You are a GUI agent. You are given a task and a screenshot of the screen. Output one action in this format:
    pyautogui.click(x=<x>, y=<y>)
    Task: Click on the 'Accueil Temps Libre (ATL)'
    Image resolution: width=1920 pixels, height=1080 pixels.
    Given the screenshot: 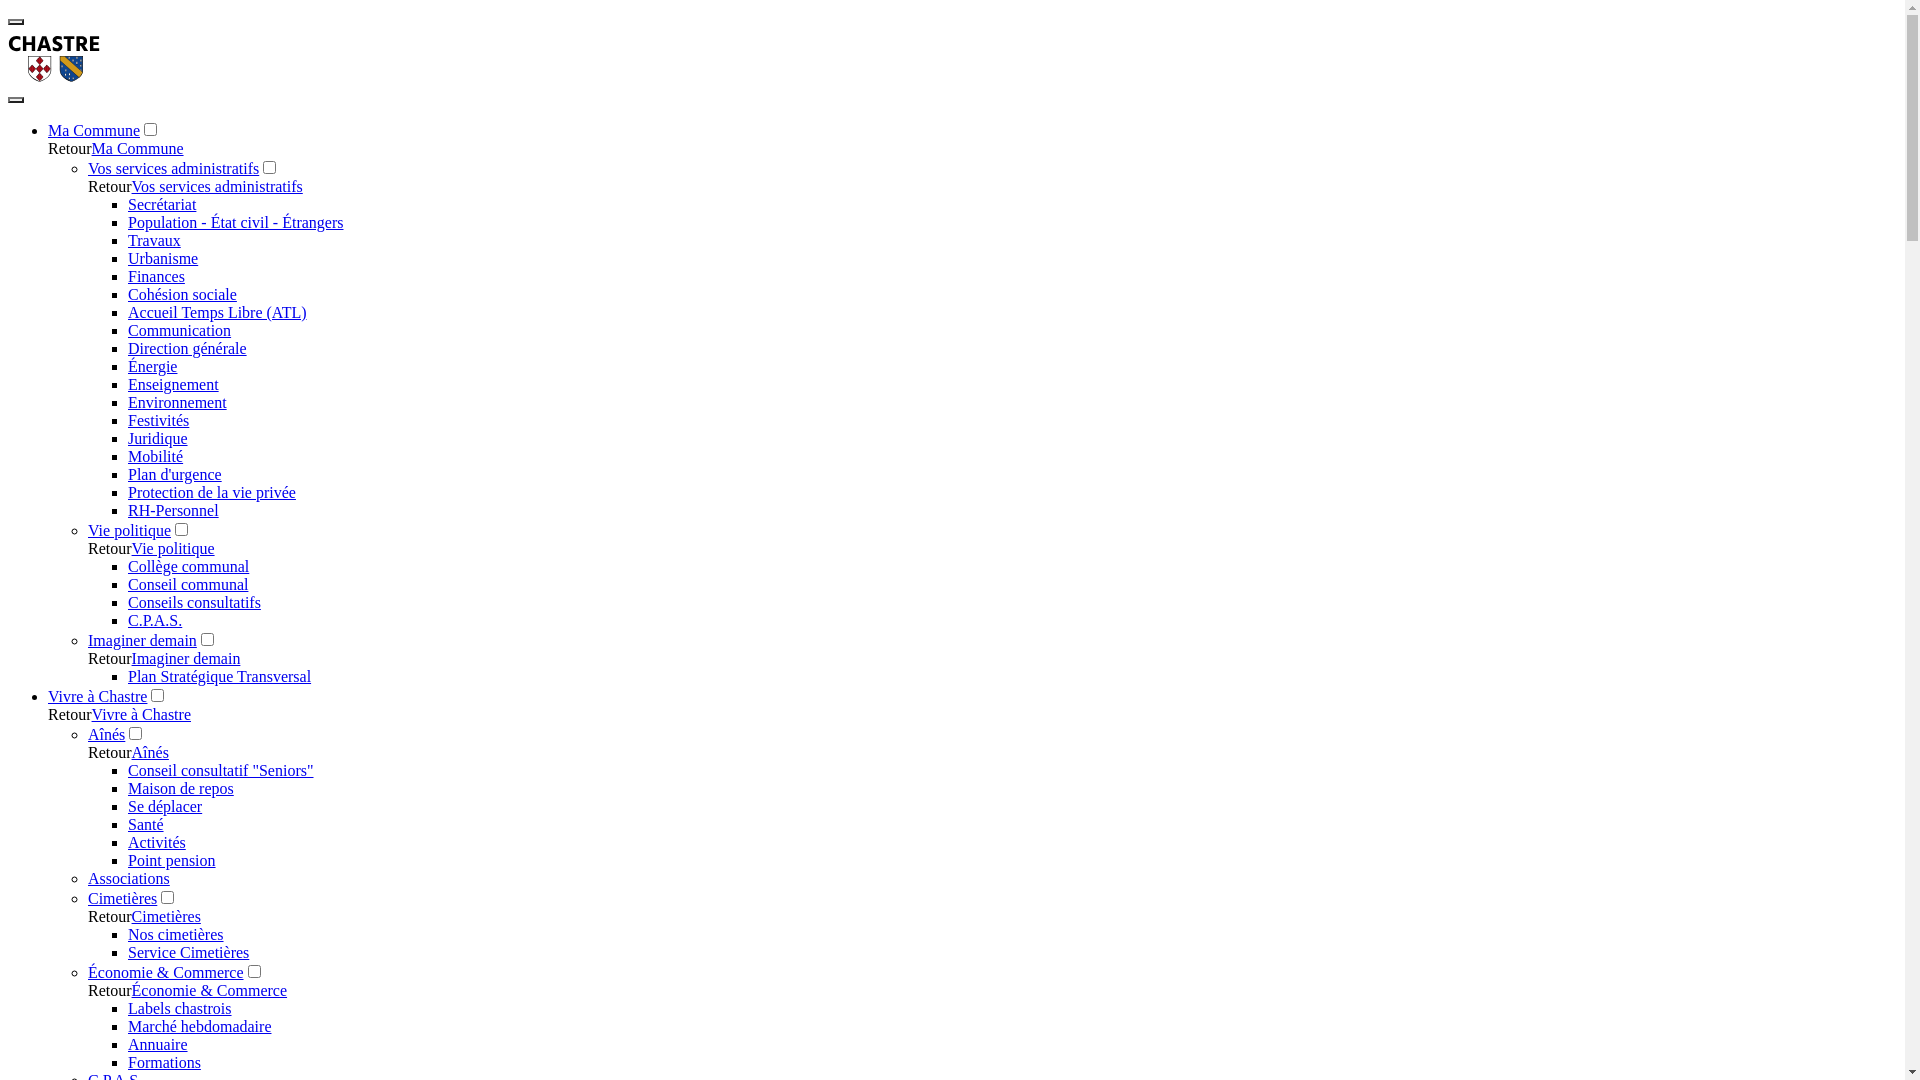 What is the action you would take?
    pyautogui.click(x=127, y=312)
    